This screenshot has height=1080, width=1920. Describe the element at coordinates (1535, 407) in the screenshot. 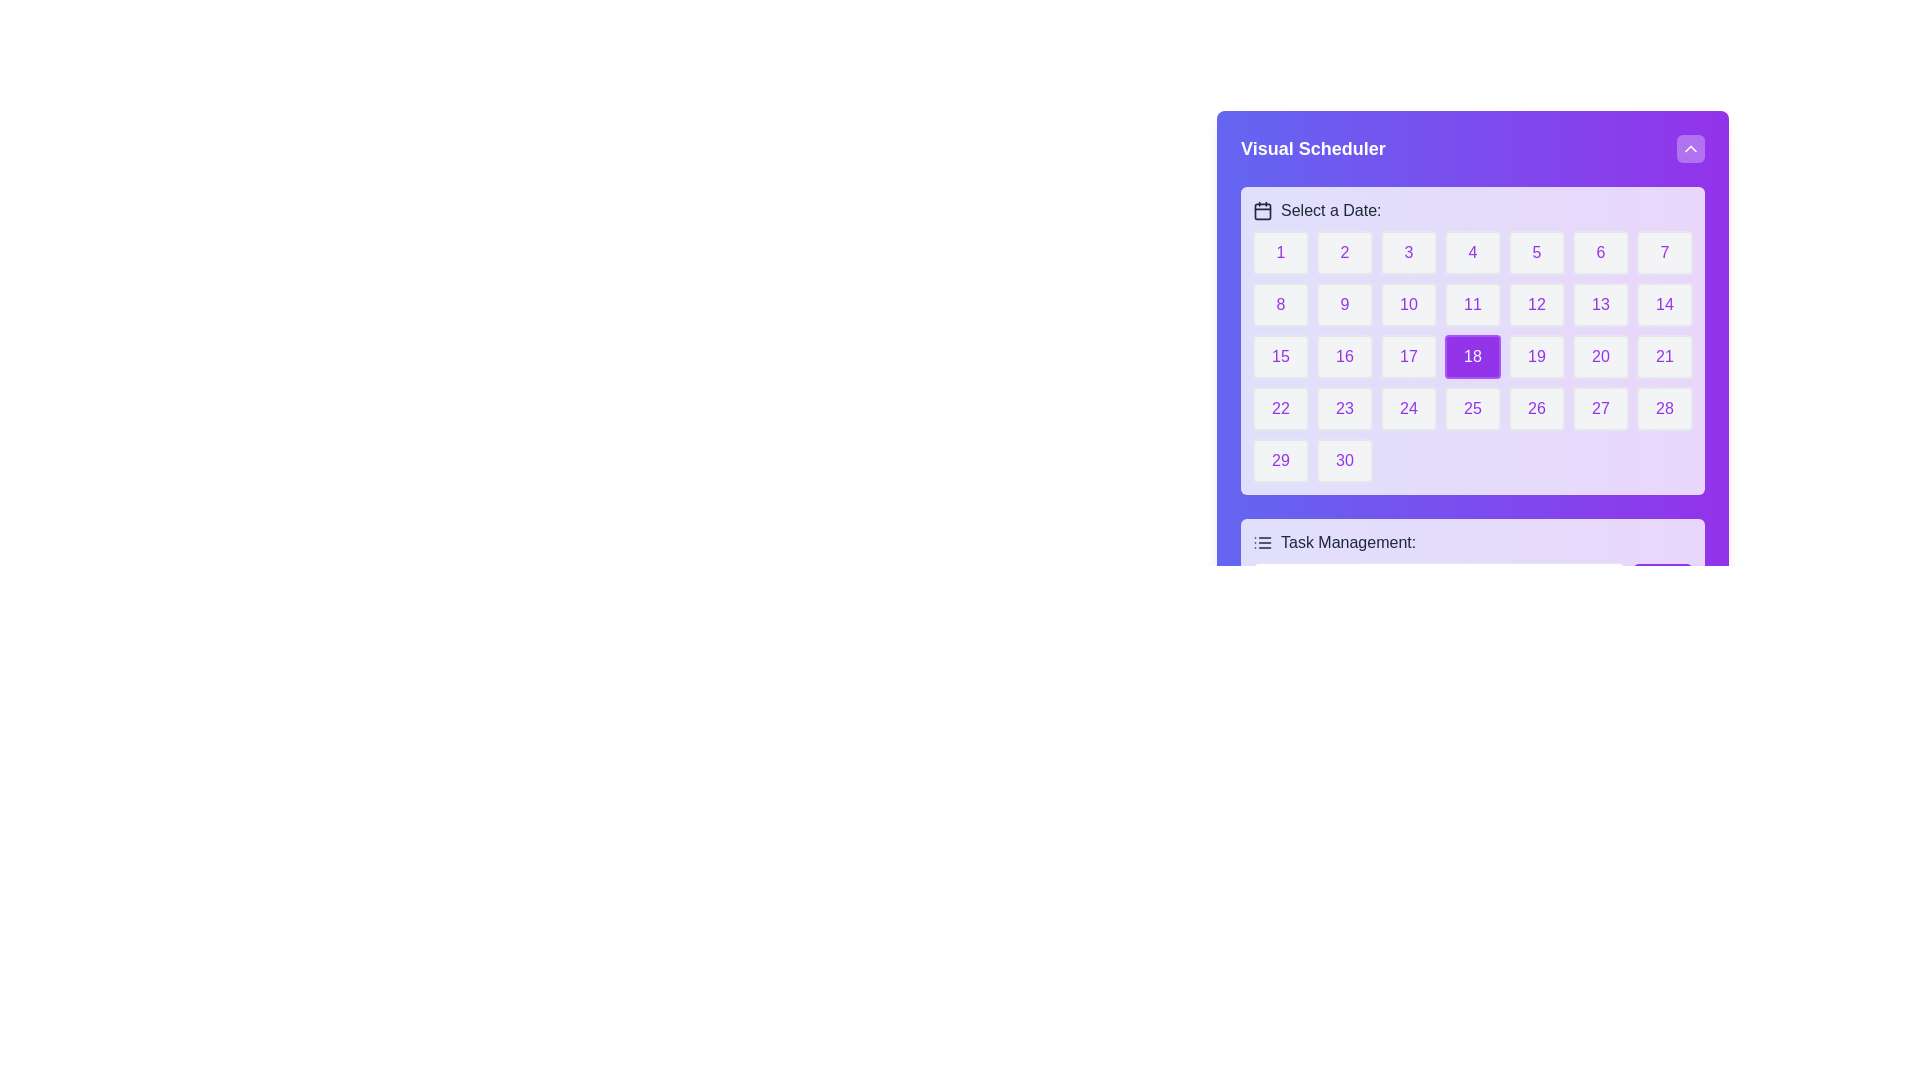

I see `the button labeled '26' in the bottom row of the calendar` at that location.